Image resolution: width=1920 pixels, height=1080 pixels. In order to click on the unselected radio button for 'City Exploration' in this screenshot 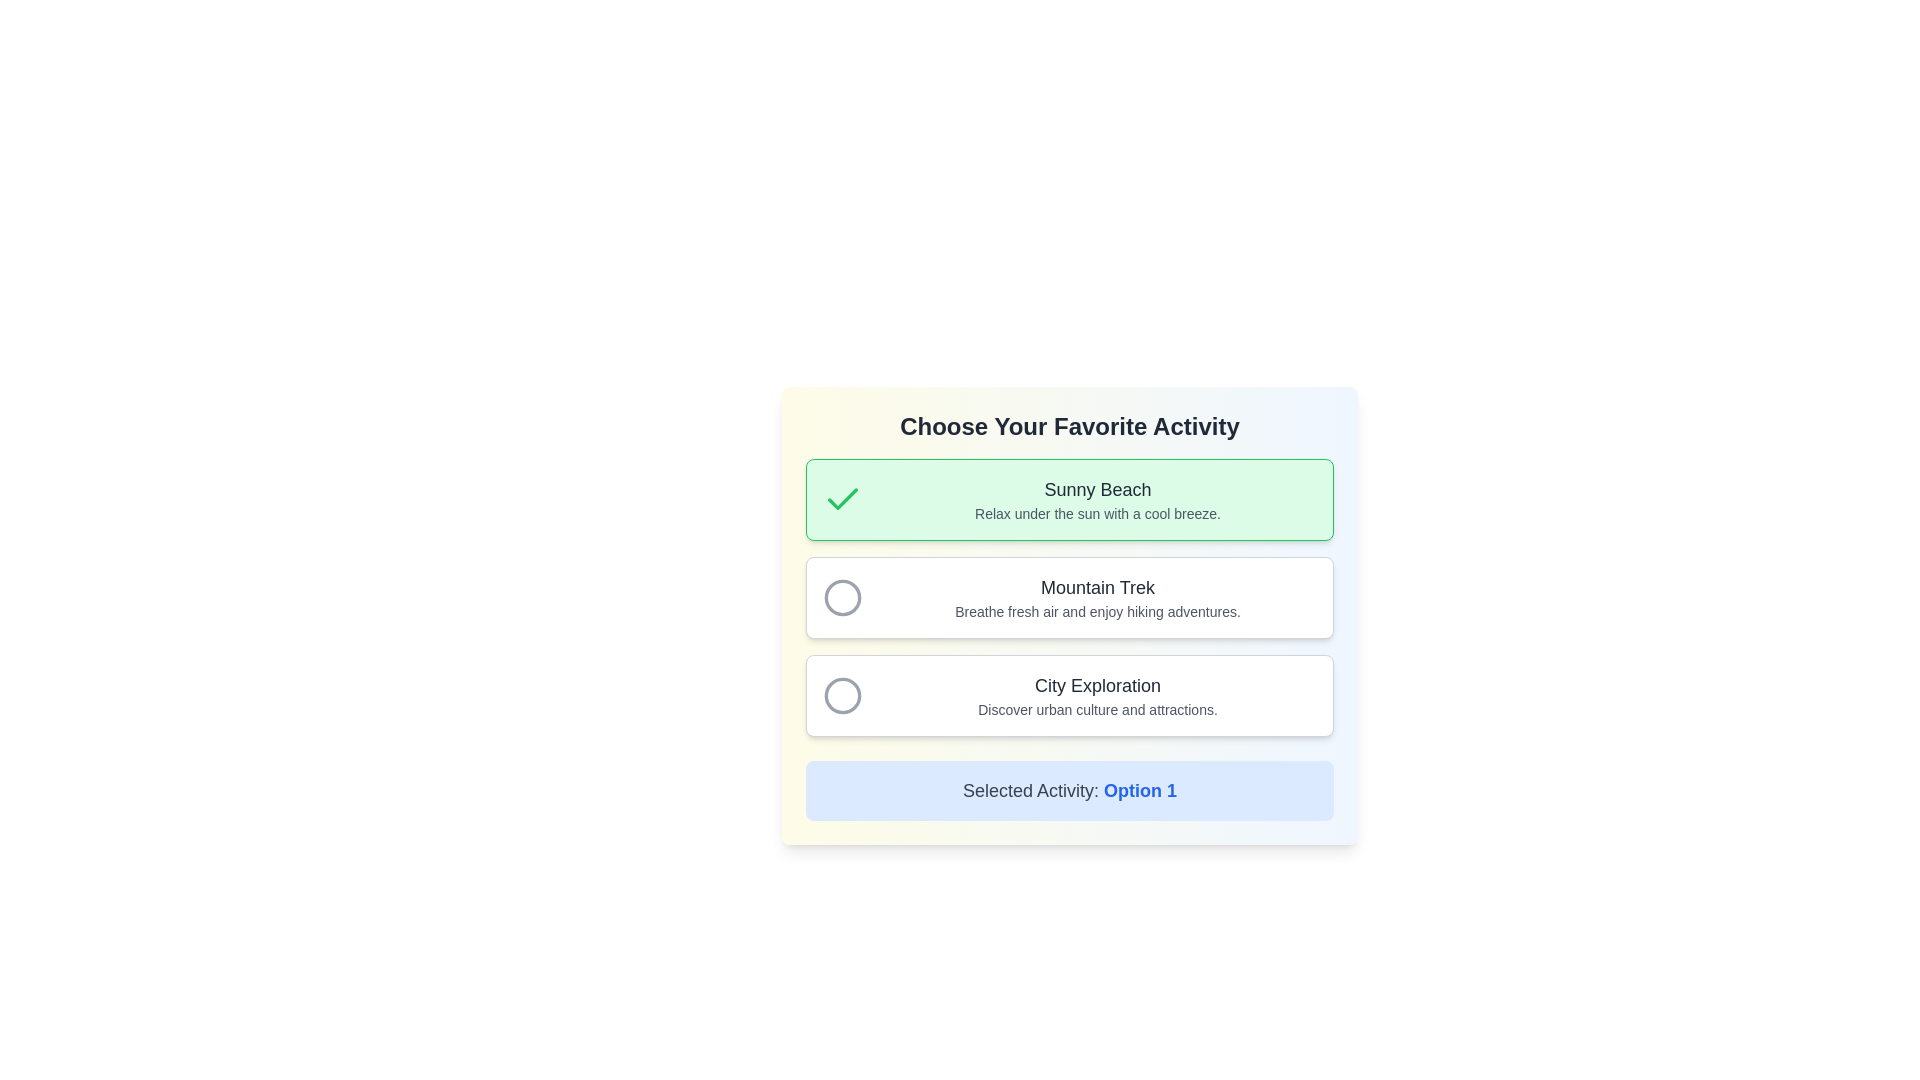, I will do `click(843, 694)`.